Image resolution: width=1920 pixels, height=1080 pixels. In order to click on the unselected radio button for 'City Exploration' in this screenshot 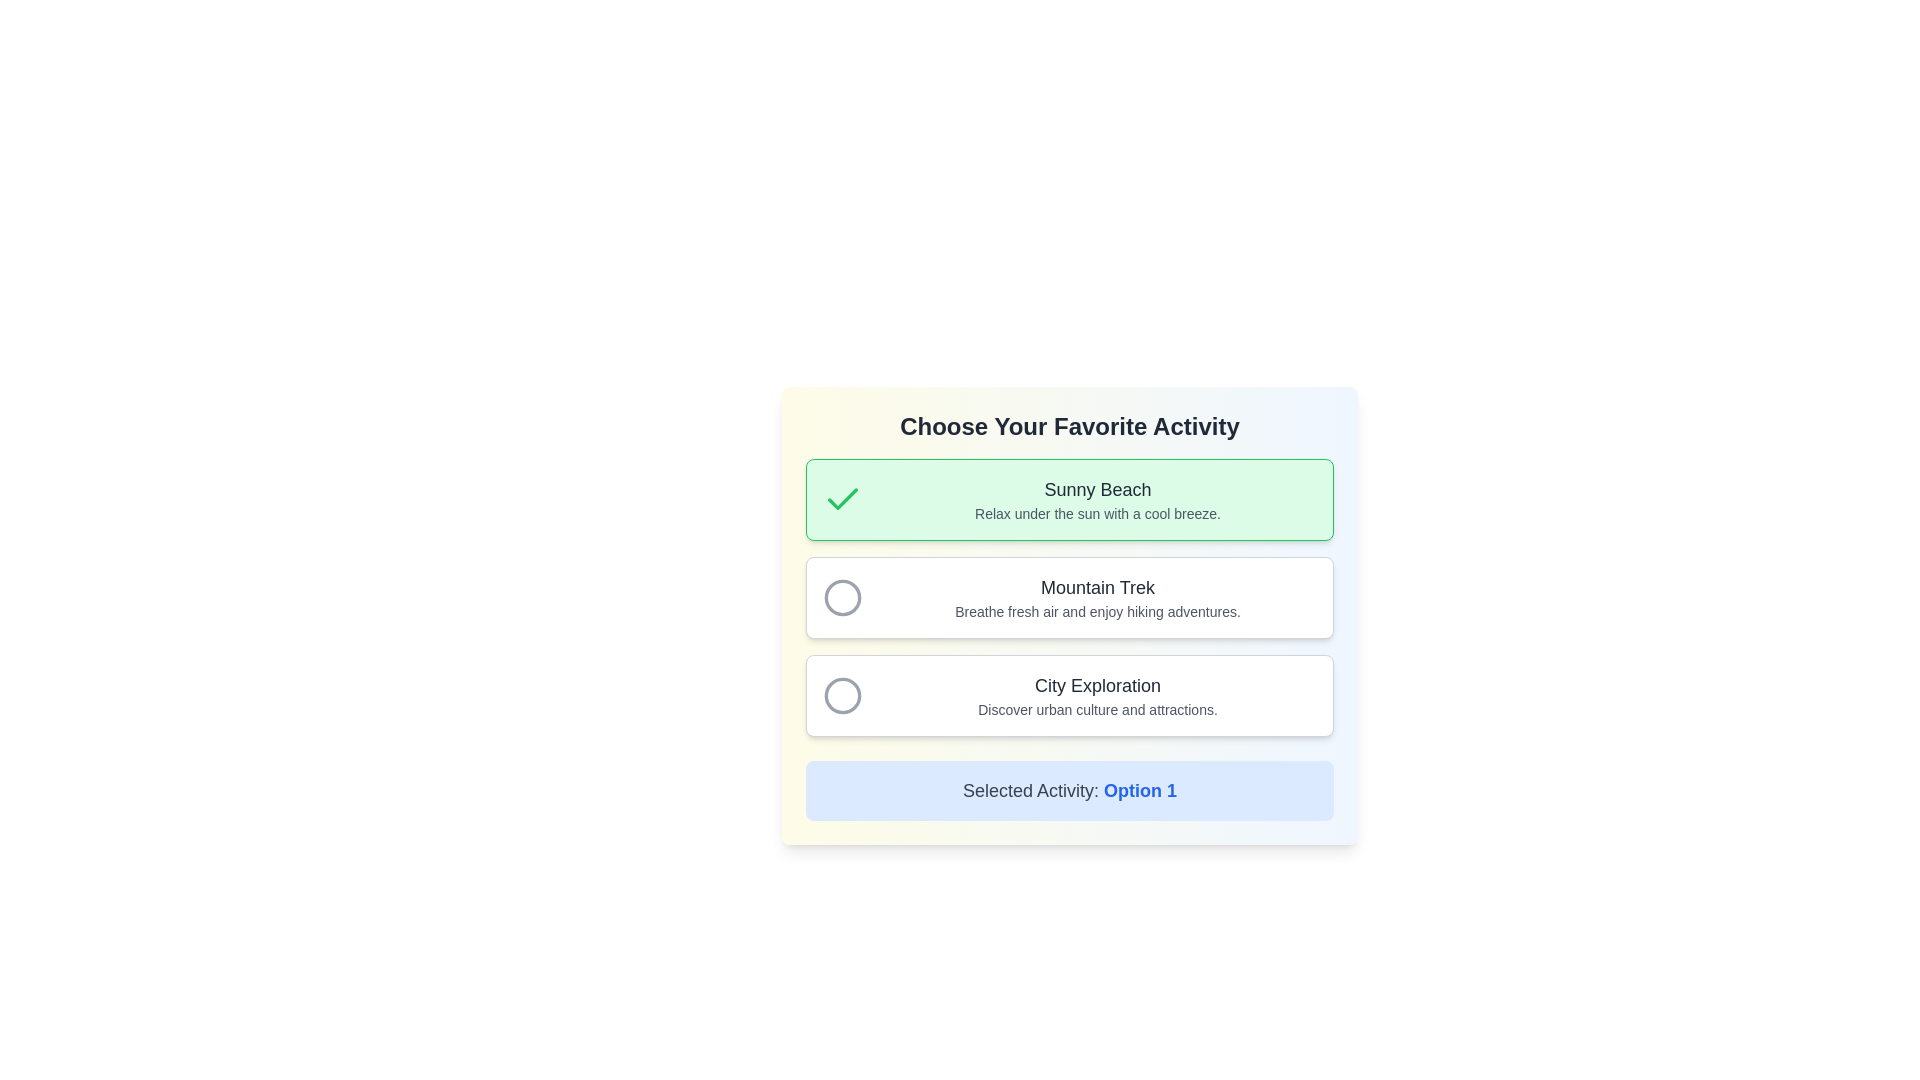, I will do `click(843, 694)`.